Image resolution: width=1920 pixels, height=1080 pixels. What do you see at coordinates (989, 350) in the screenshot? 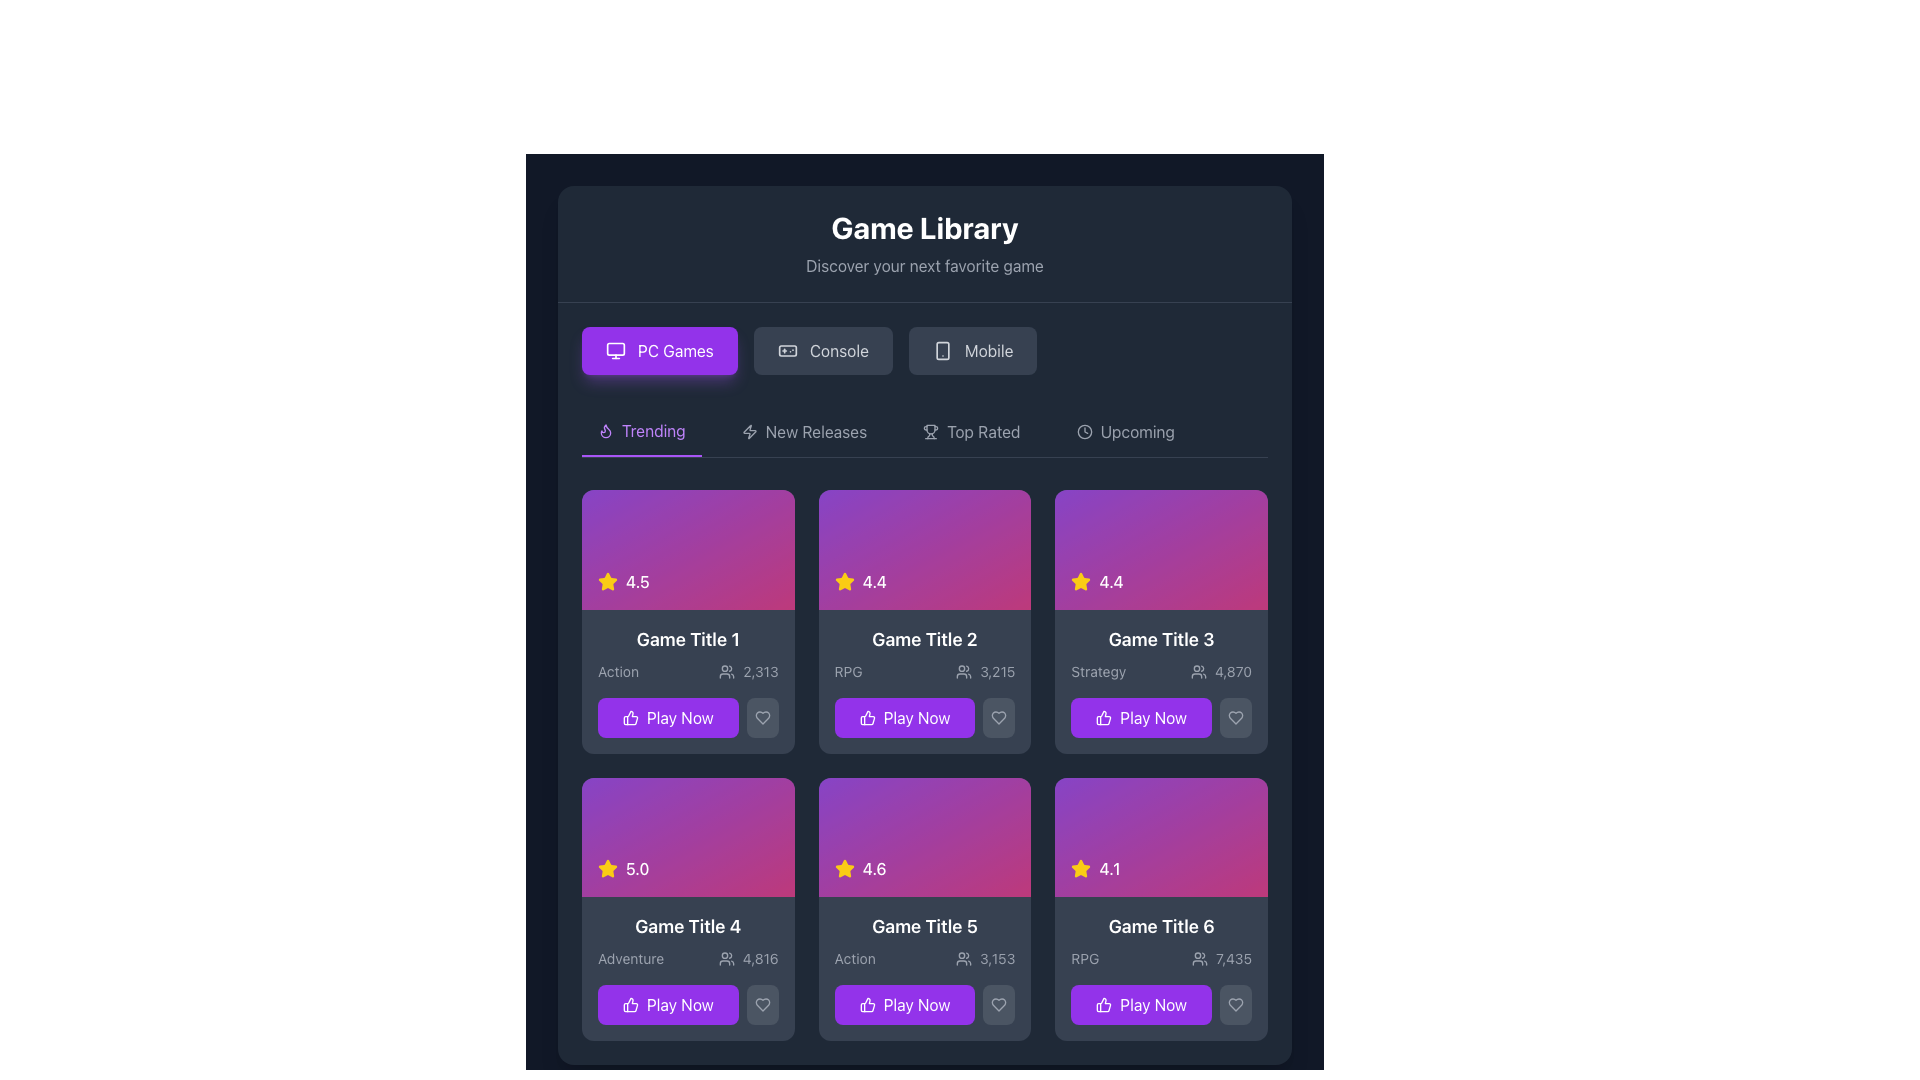
I see `the 'Mobile' category text label` at bounding box center [989, 350].